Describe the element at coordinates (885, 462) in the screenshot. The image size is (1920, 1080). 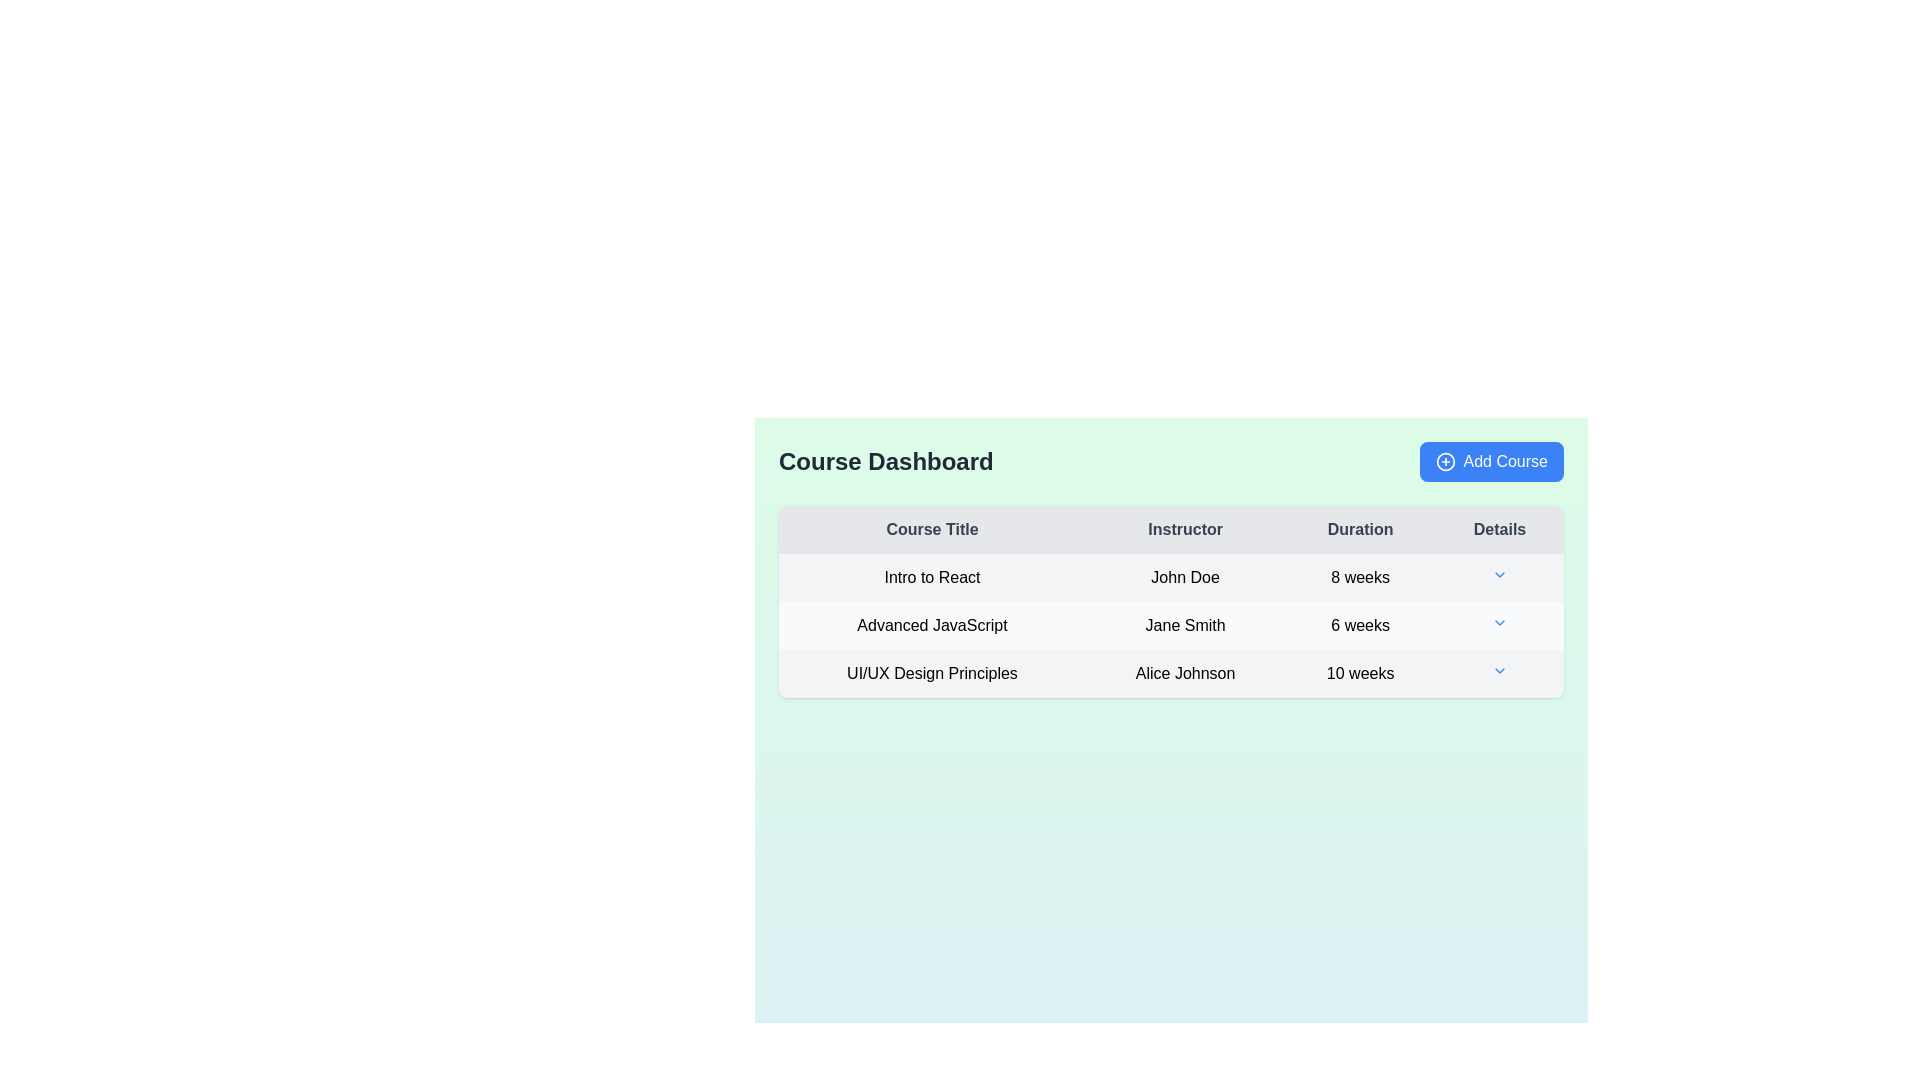
I see `text label displaying 'Course Dashboard' in bold and large font, styled with a dark gray color against a light green background, located in the header section of the interface` at that location.